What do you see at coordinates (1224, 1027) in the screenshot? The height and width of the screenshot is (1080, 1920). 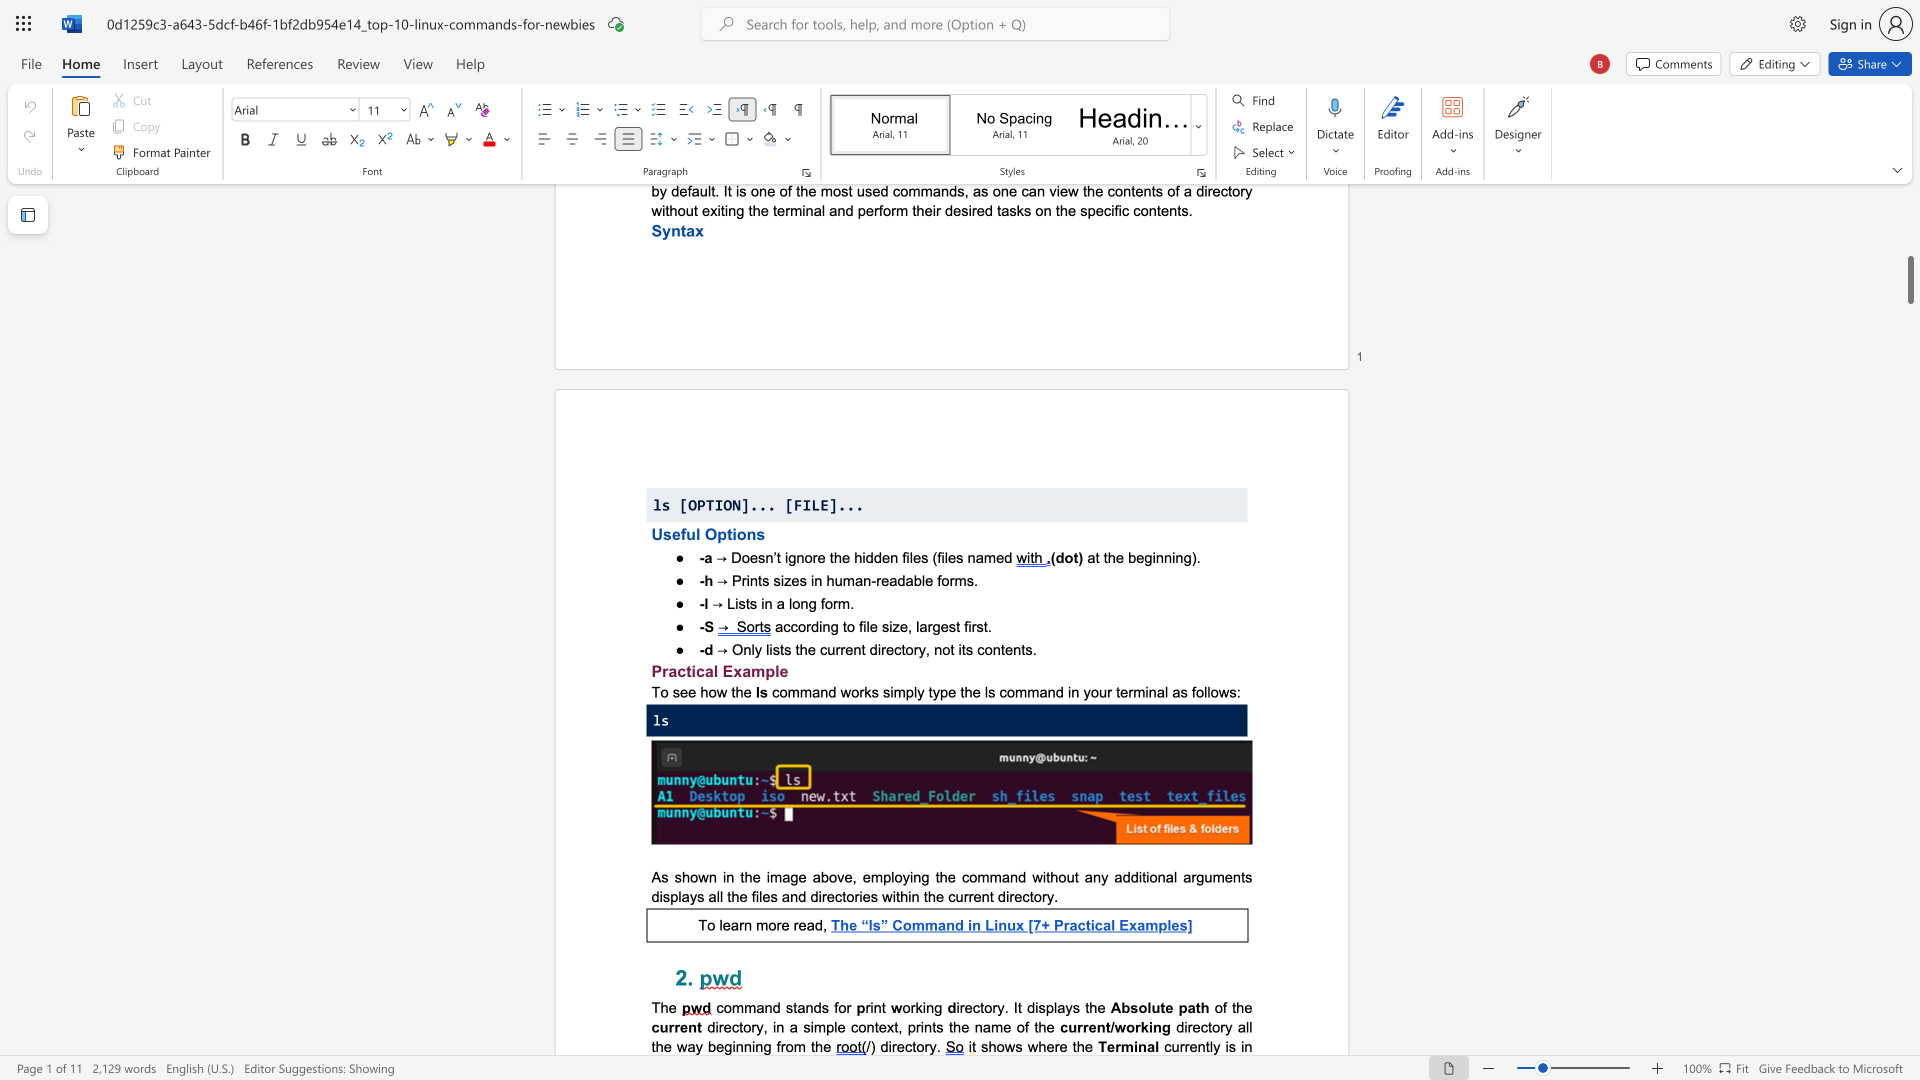 I see `the subset text "y all" within the text "directory all the way beginning from the"` at bounding box center [1224, 1027].